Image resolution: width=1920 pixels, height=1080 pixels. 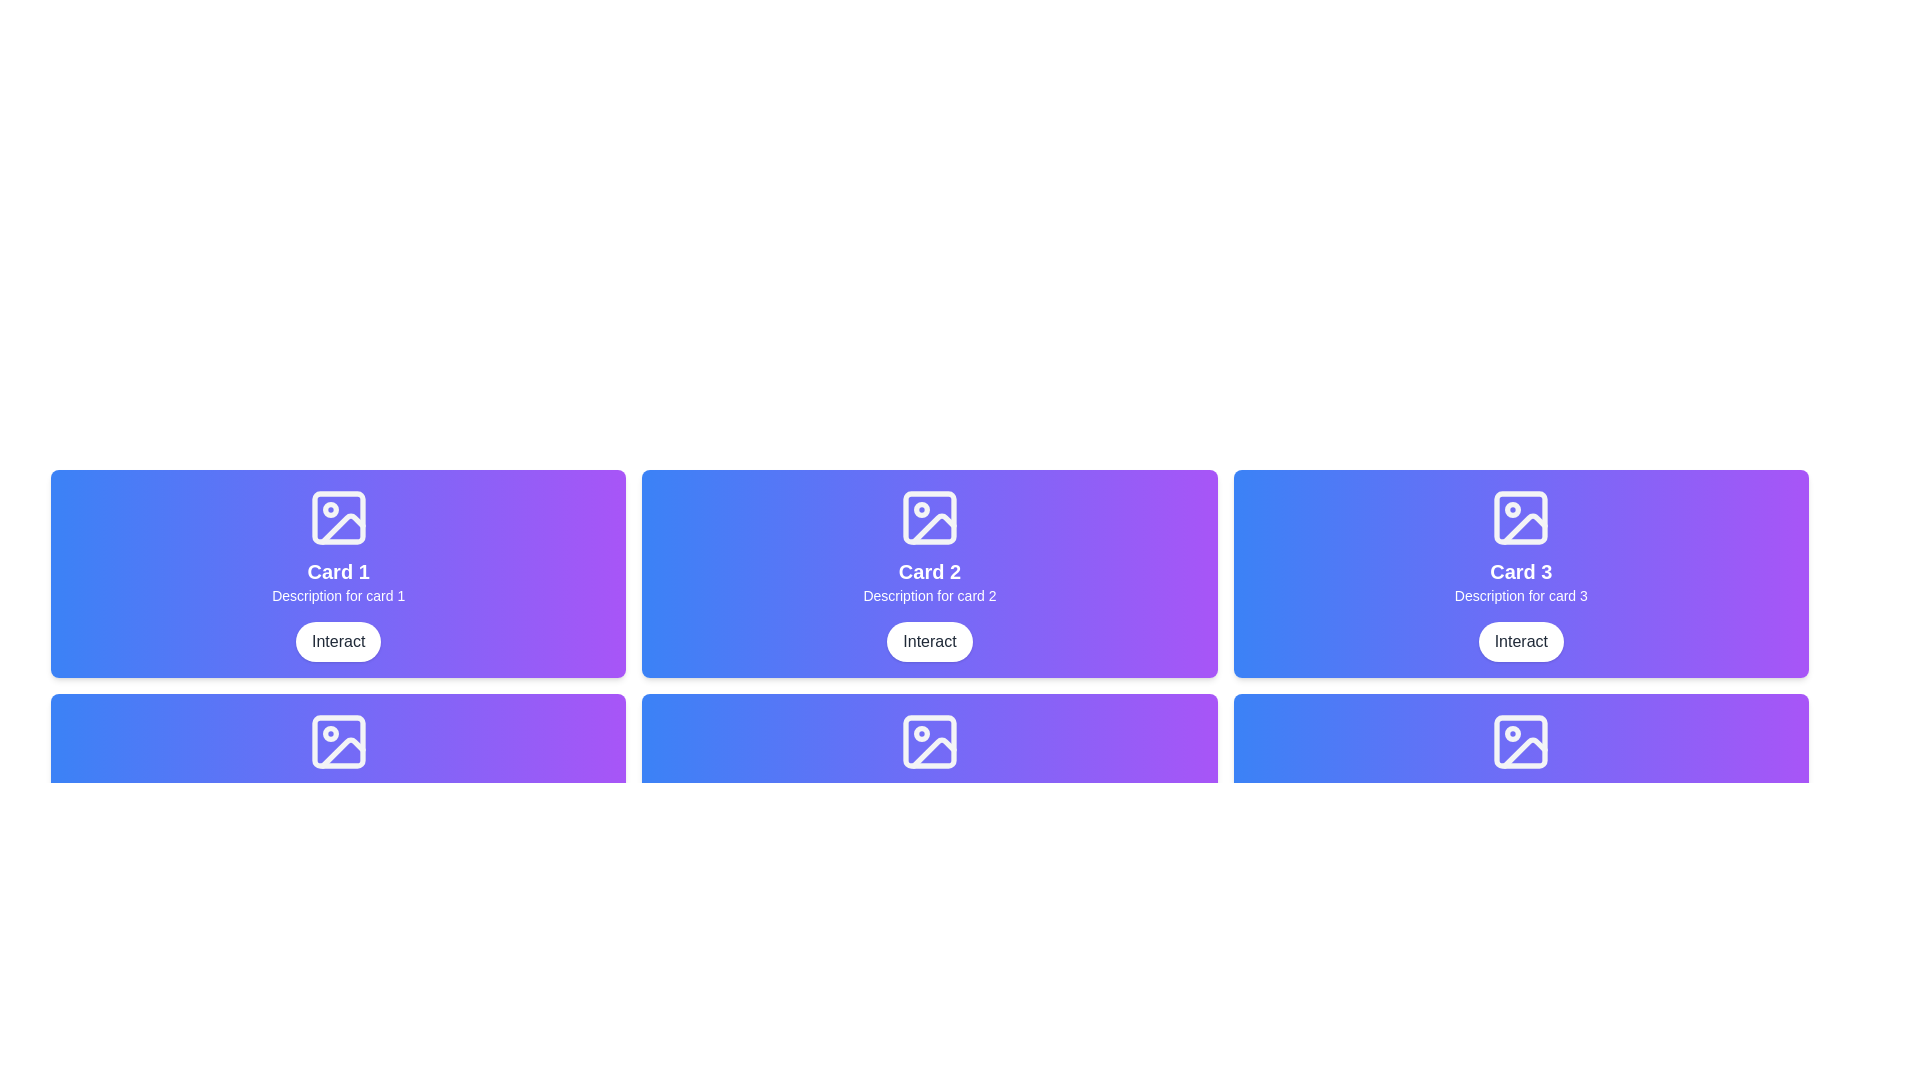 I want to click on the bold, extra-large text reading 'Card 3' located at the top-center of its card component with a gradient background, so click(x=1520, y=571).